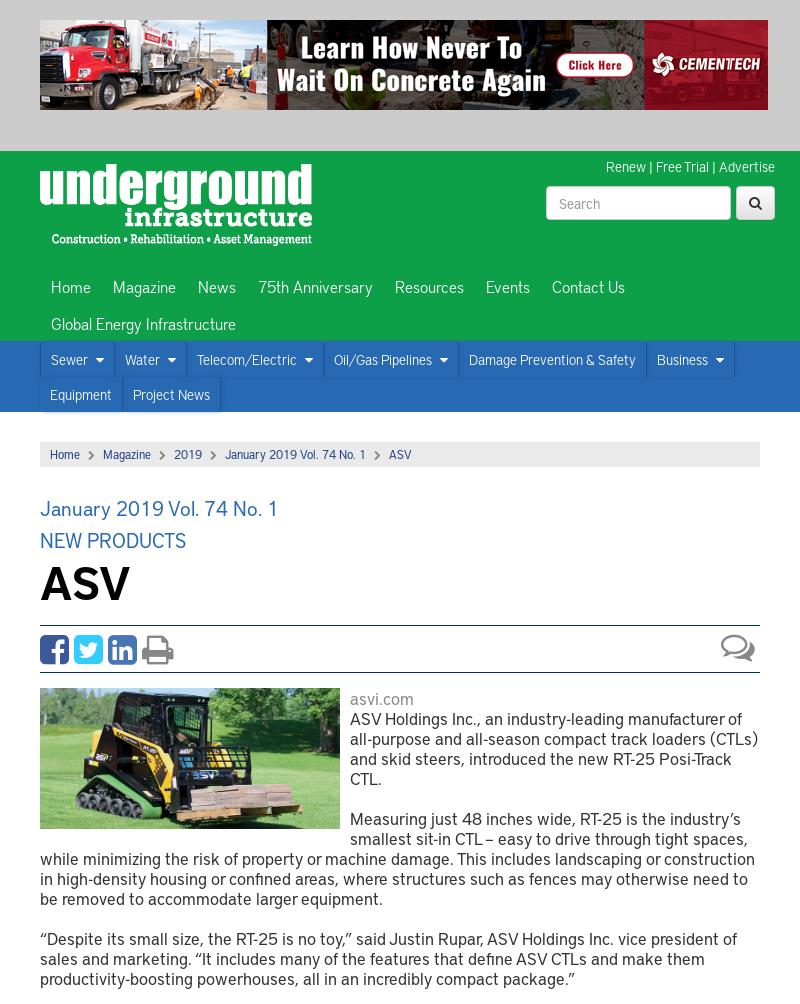 The width and height of the screenshot is (800, 1004). What do you see at coordinates (49, 453) in the screenshot?
I see `'Home'` at bounding box center [49, 453].